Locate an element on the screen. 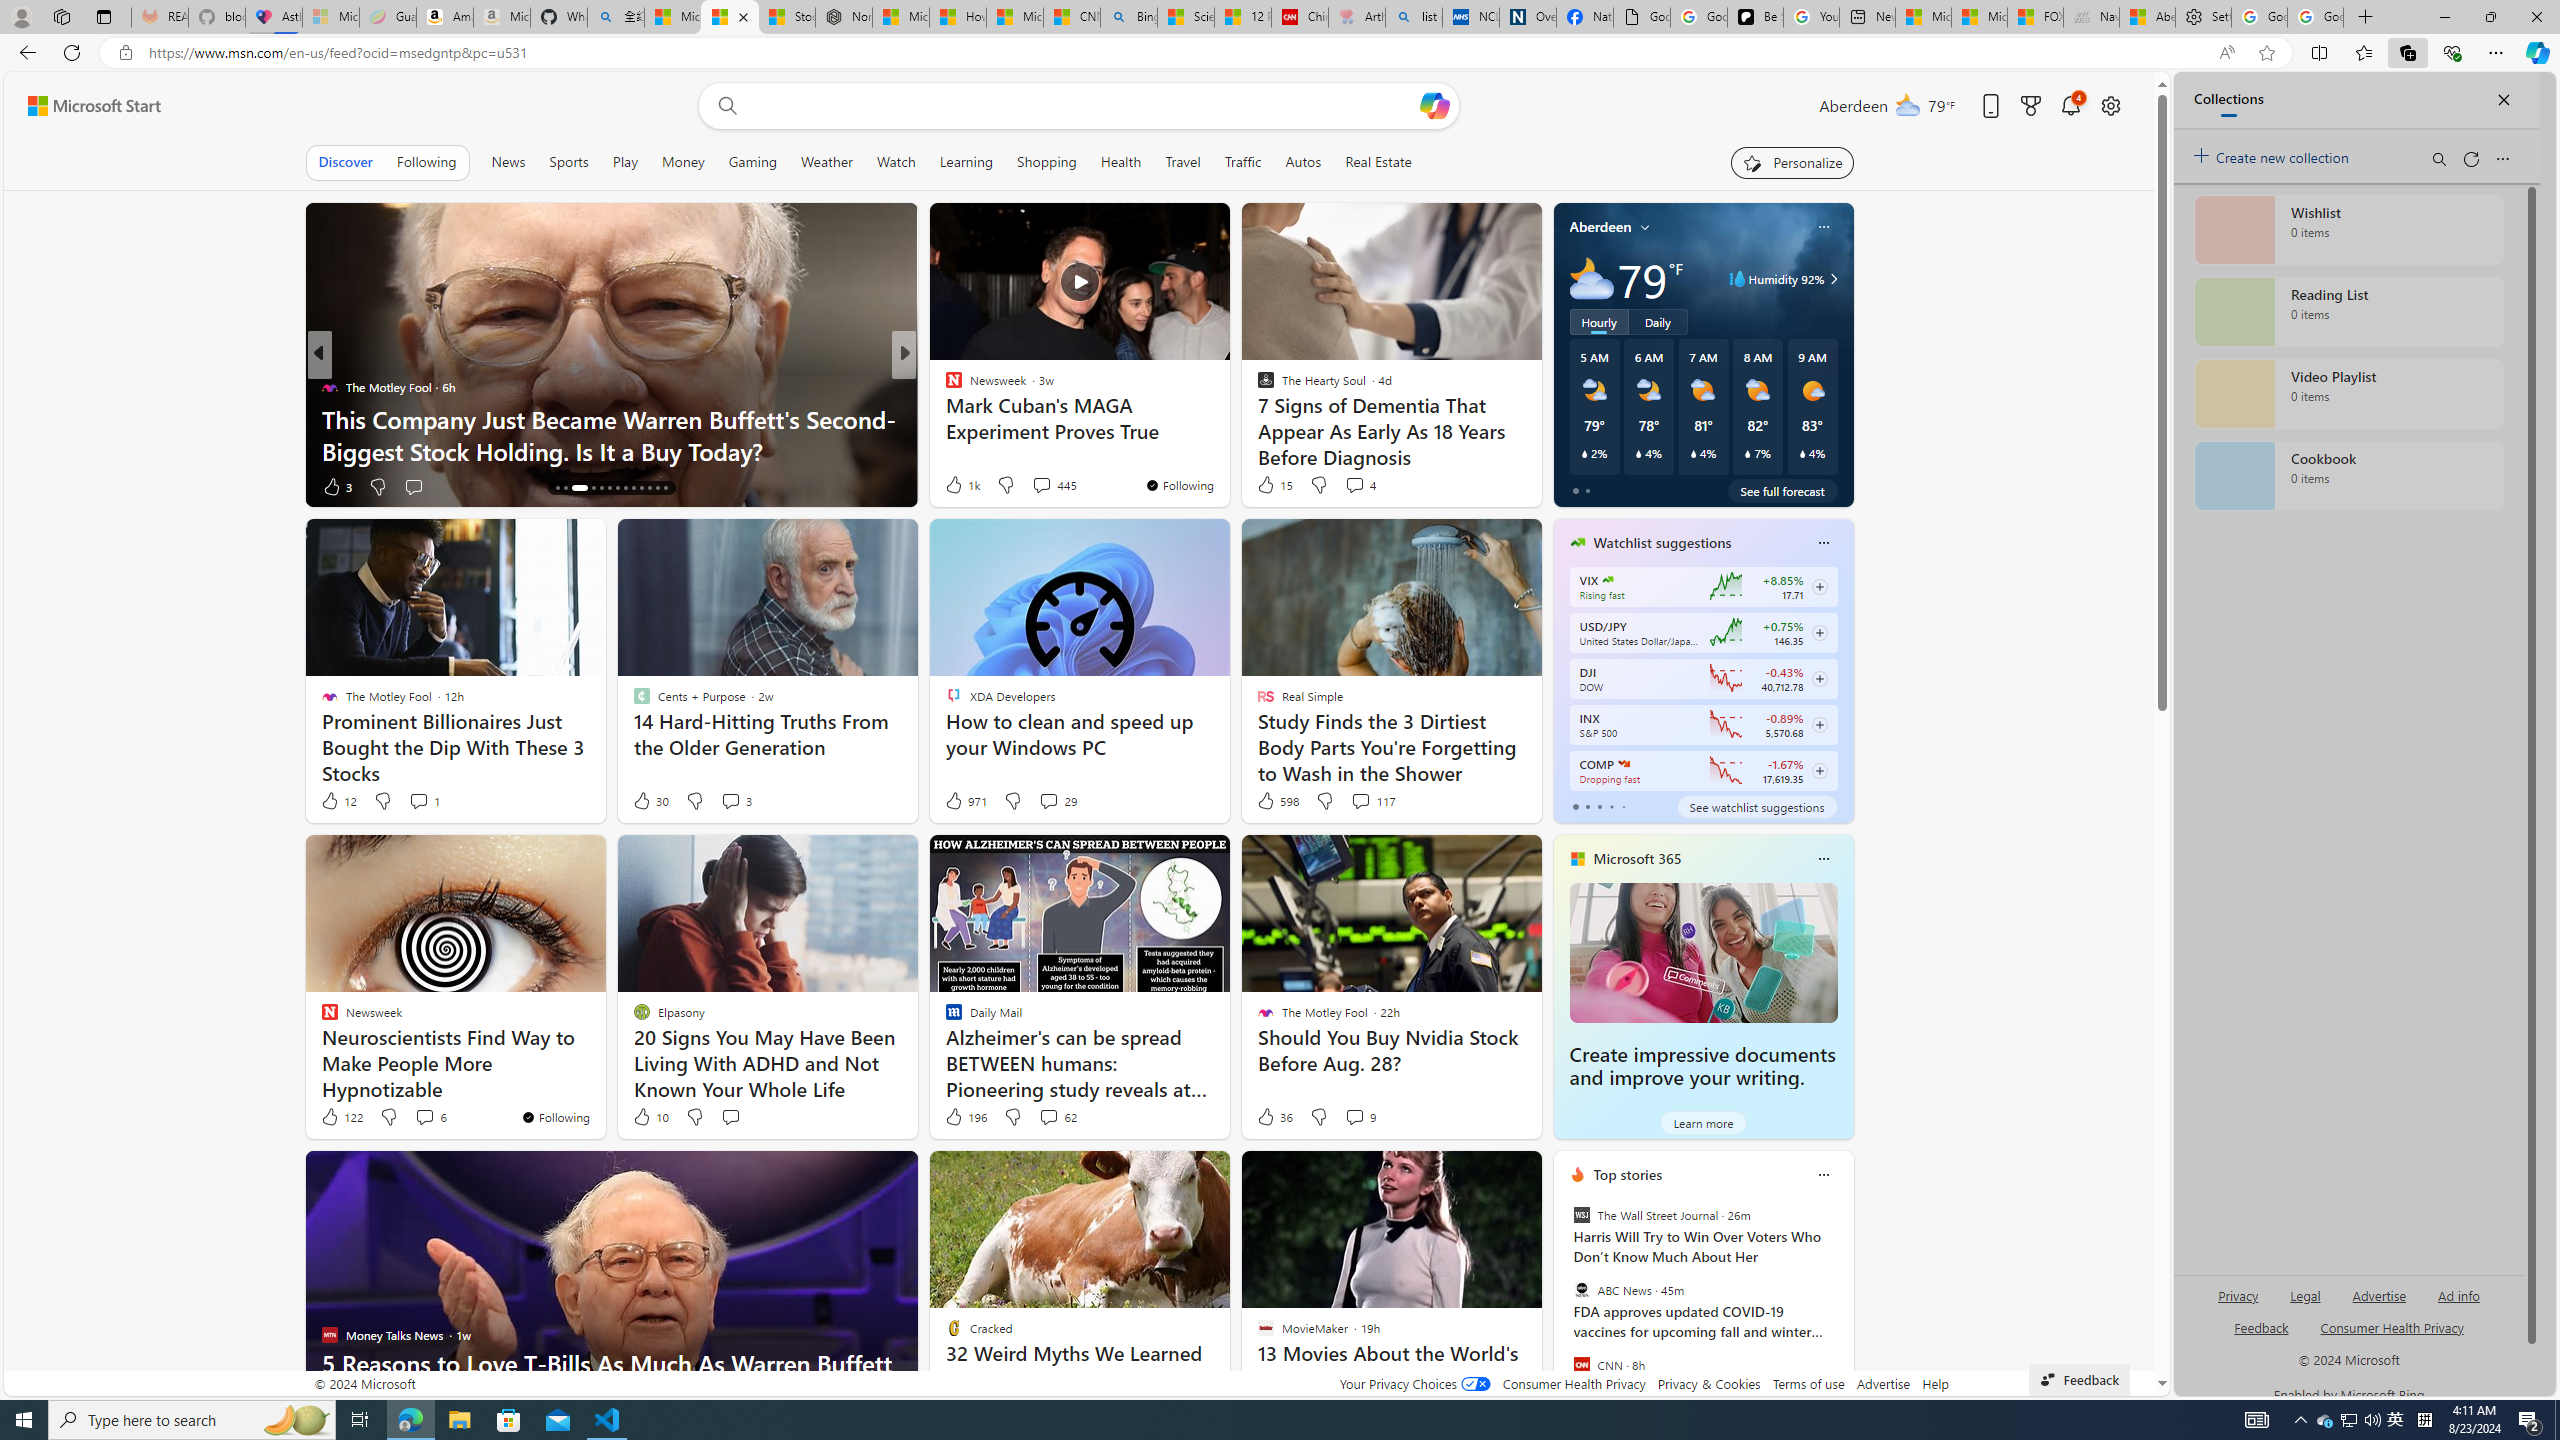 Image resolution: width=2560 pixels, height=1440 pixels. 'View comments 34 Comment' is located at coordinates (1035, 486).